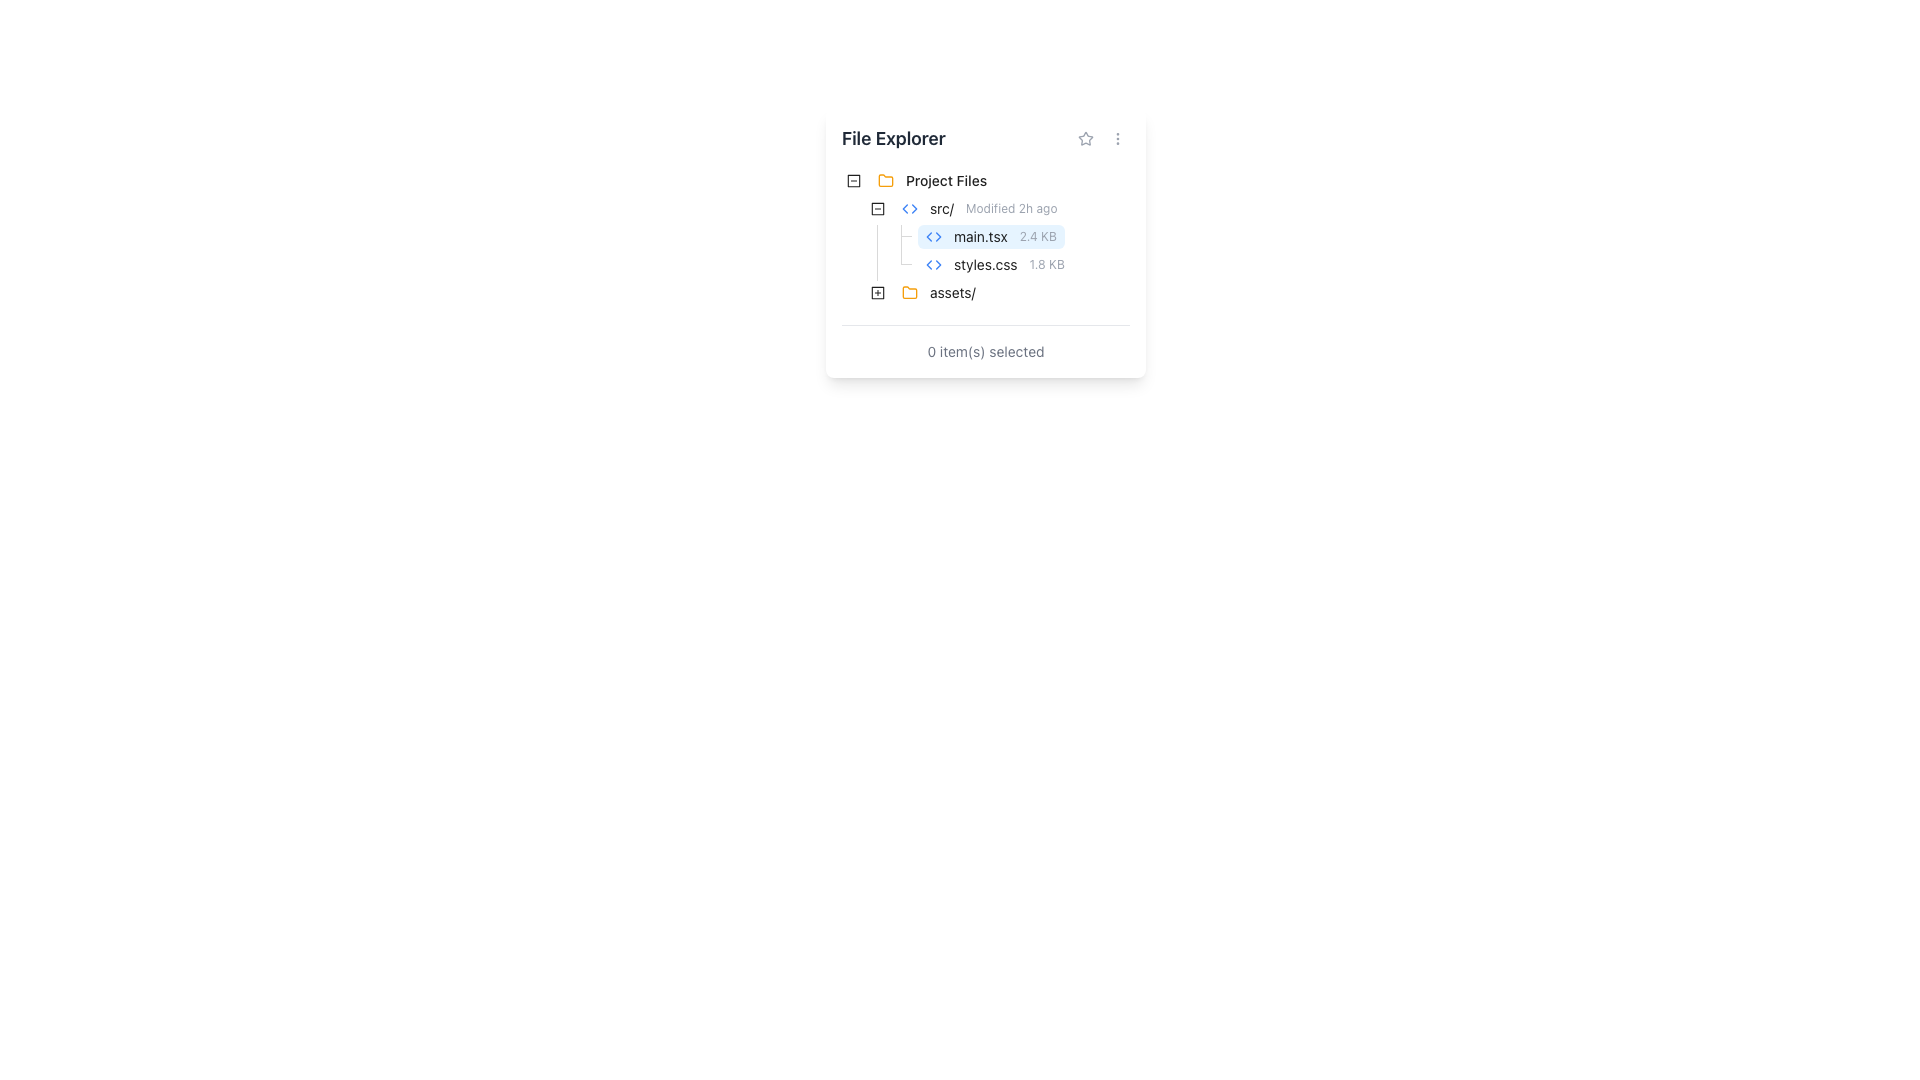 This screenshot has height=1080, width=1920. What do you see at coordinates (854, 181) in the screenshot?
I see `the minus-square toggle button icon located to the left of the 'src/' label` at bounding box center [854, 181].